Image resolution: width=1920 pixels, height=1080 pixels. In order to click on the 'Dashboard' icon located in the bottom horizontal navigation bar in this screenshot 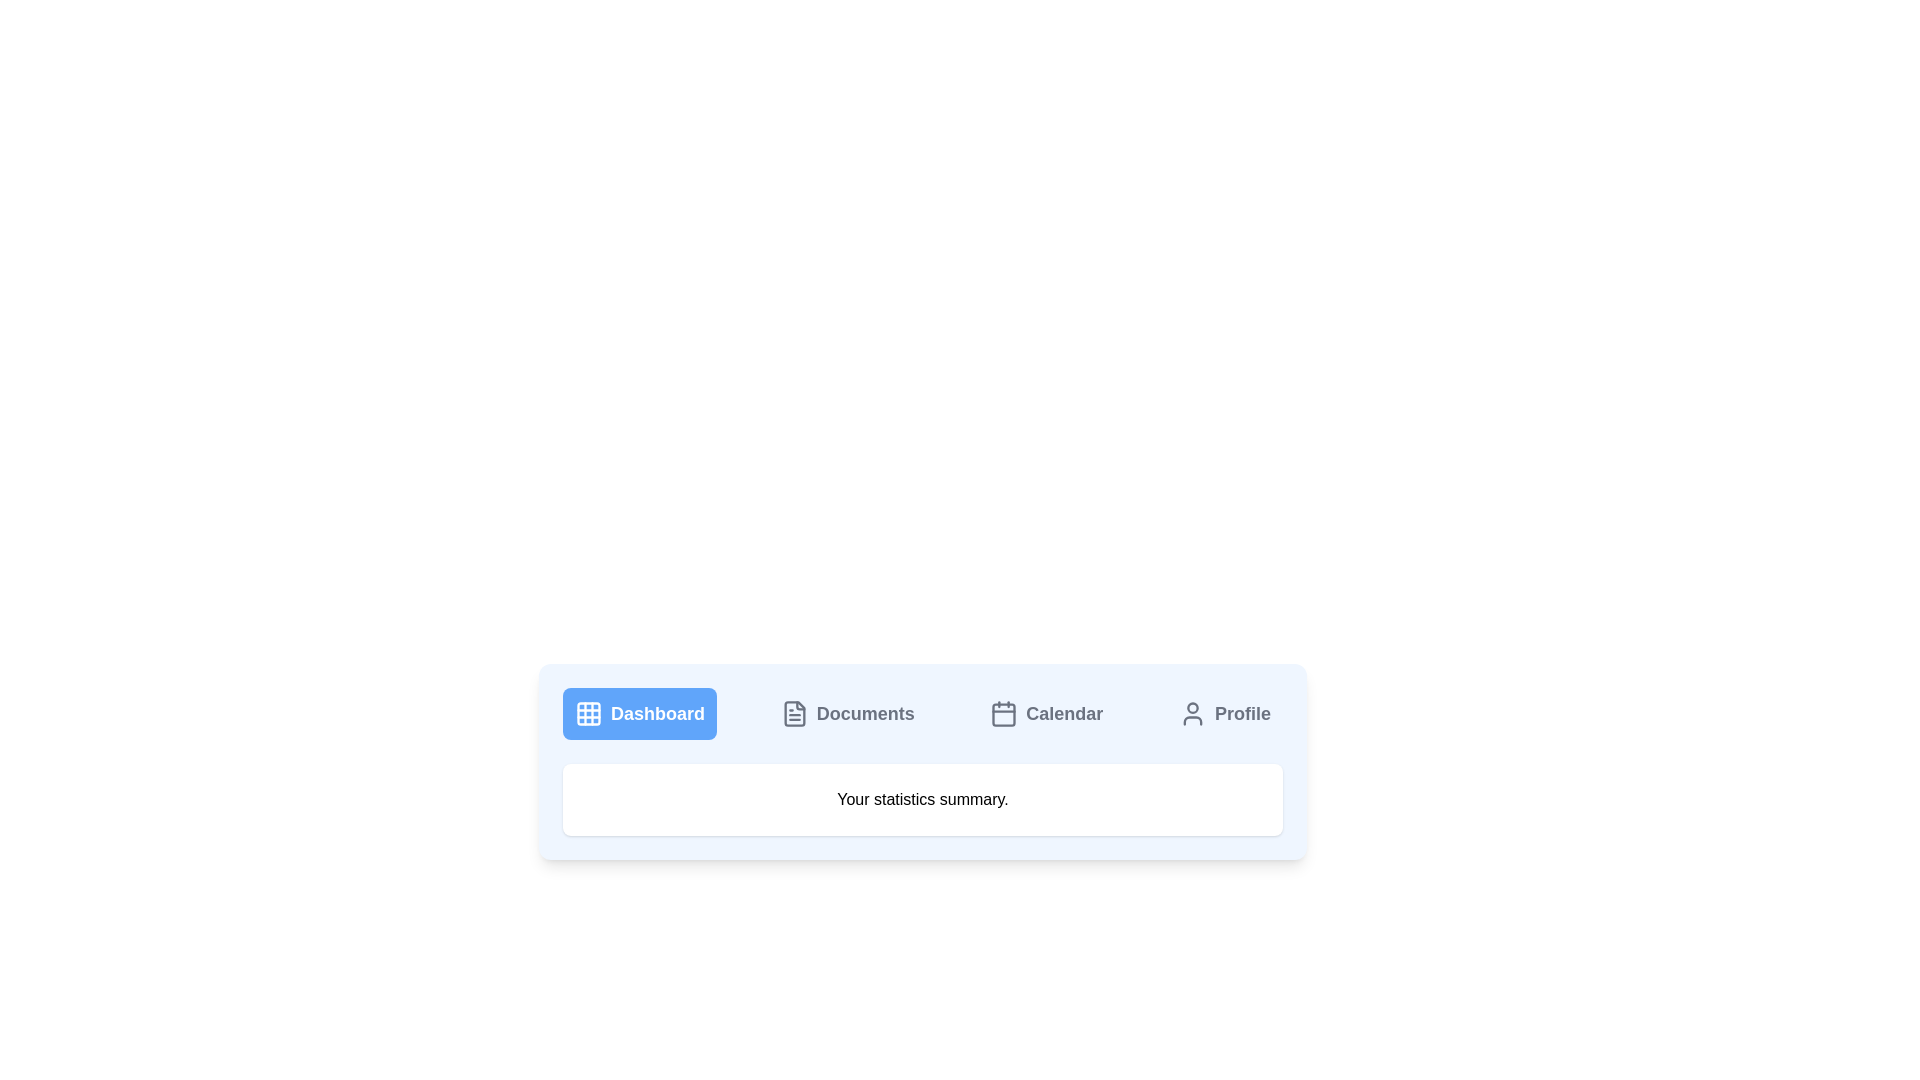, I will do `click(588, 712)`.